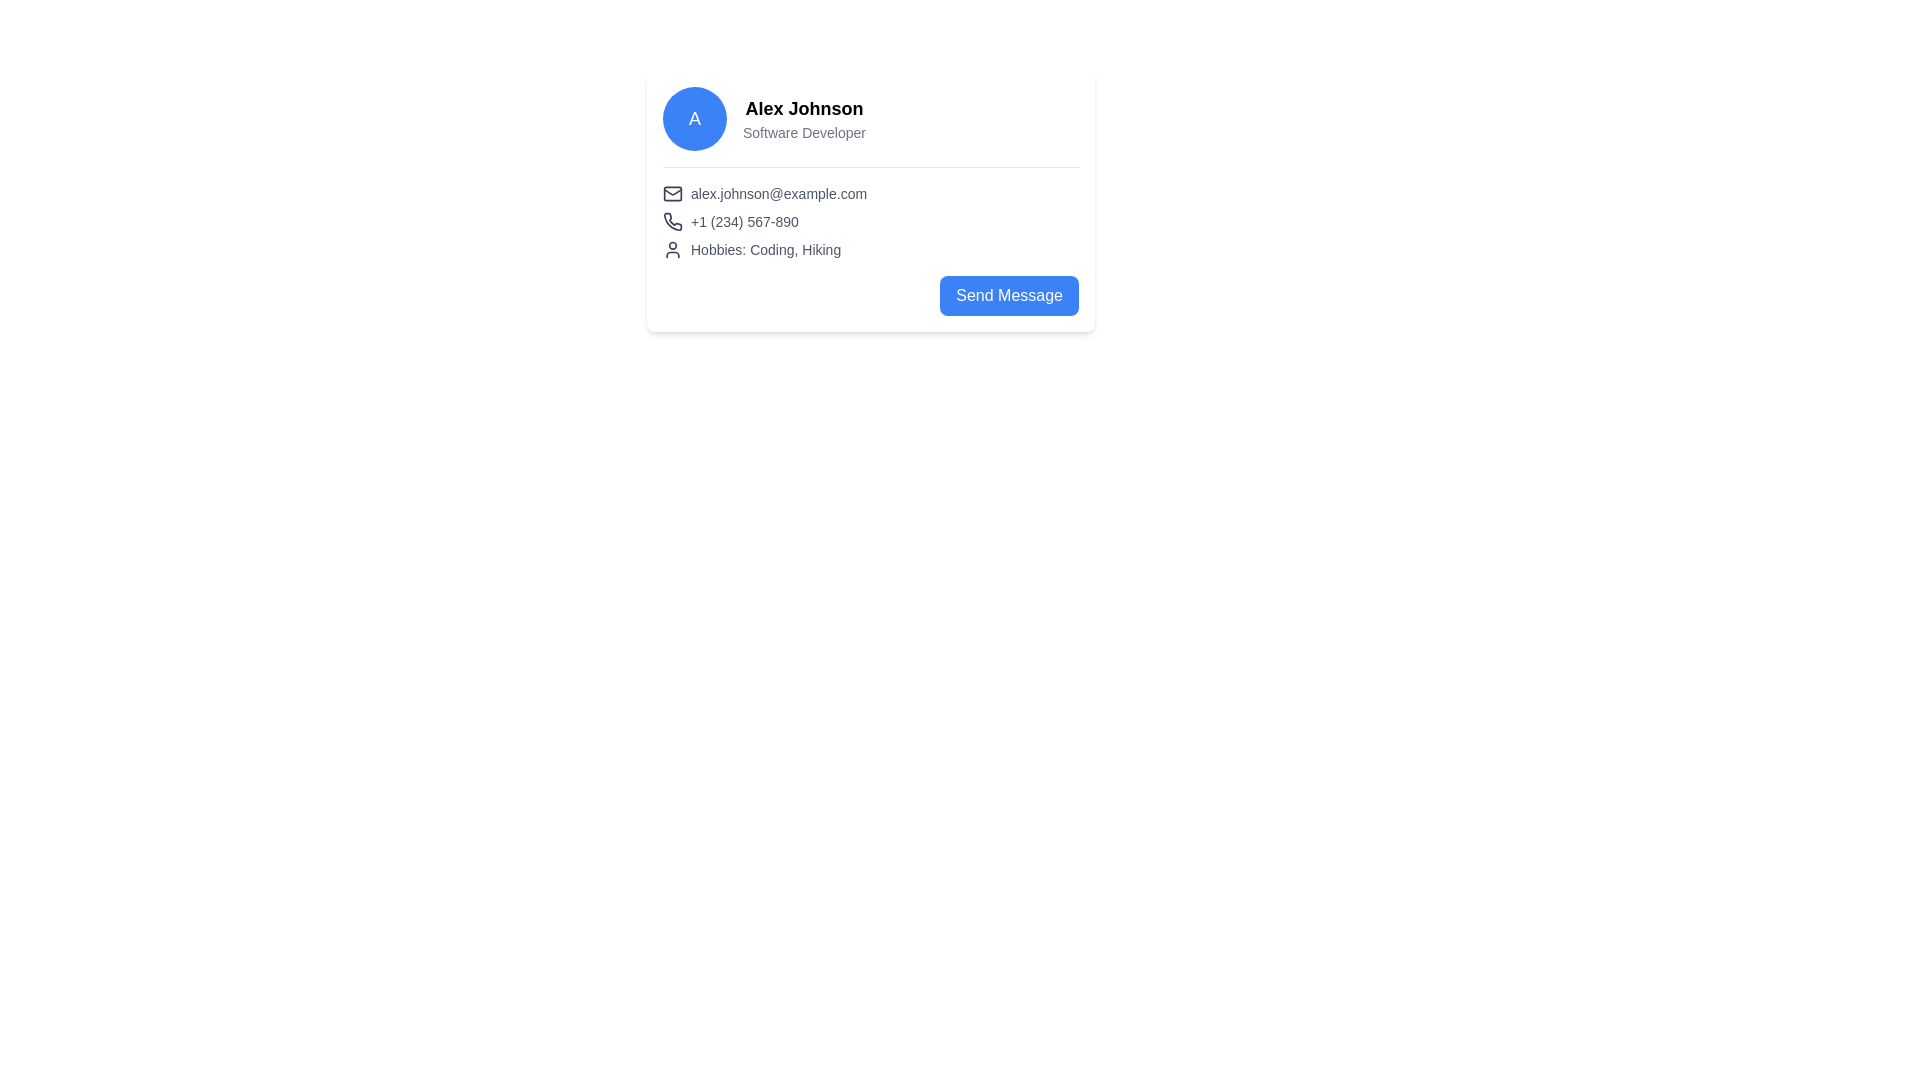 This screenshot has width=1920, height=1080. Describe the element at coordinates (870, 213) in the screenshot. I see `content from the Profile information display block that shows the email address, phone number, and hobbies, located in the personal information section below the user's name and job title` at that location.